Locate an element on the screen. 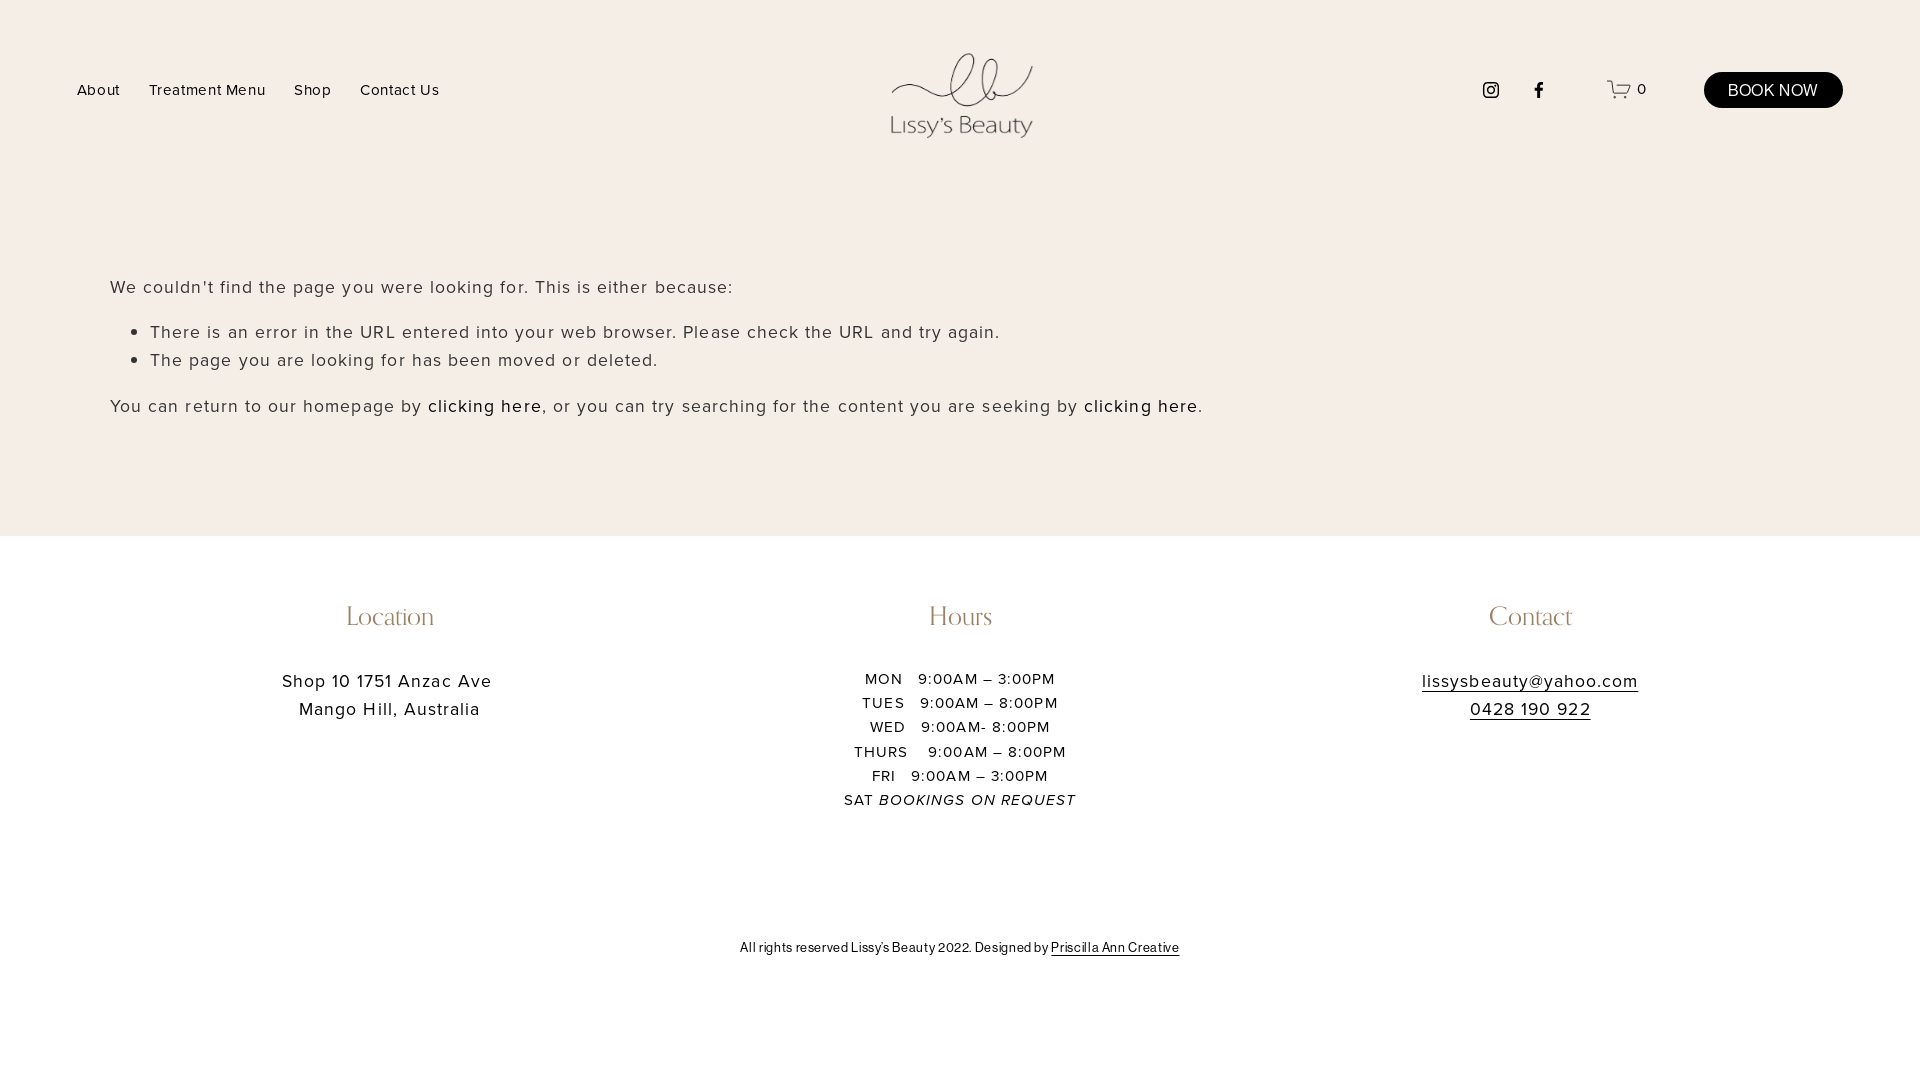 The image size is (1920, 1080). '0' is located at coordinates (1626, 88).